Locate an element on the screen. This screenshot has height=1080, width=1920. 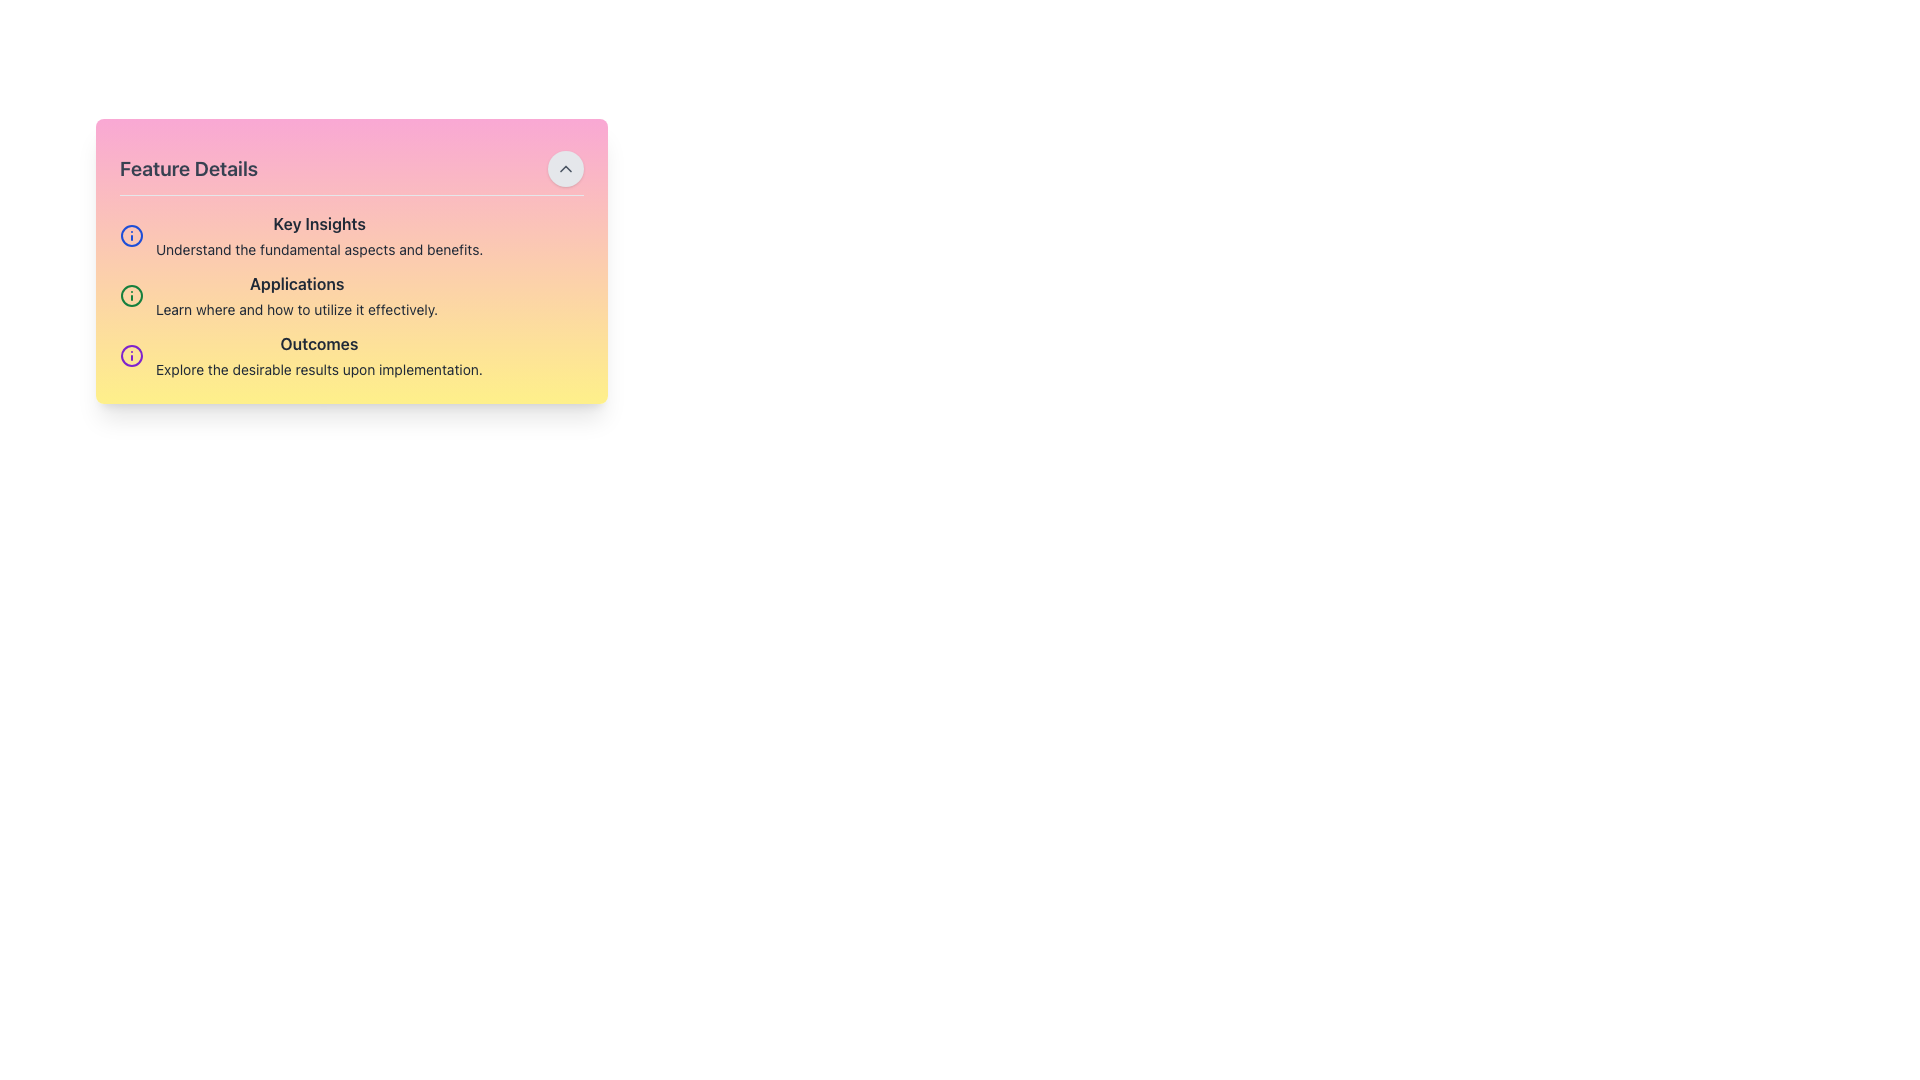
the Text content area with descriptive and heading text located in the 'Feature Details' section, which is the first item in a vertically-aligned list structure is located at coordinates (318, 234).